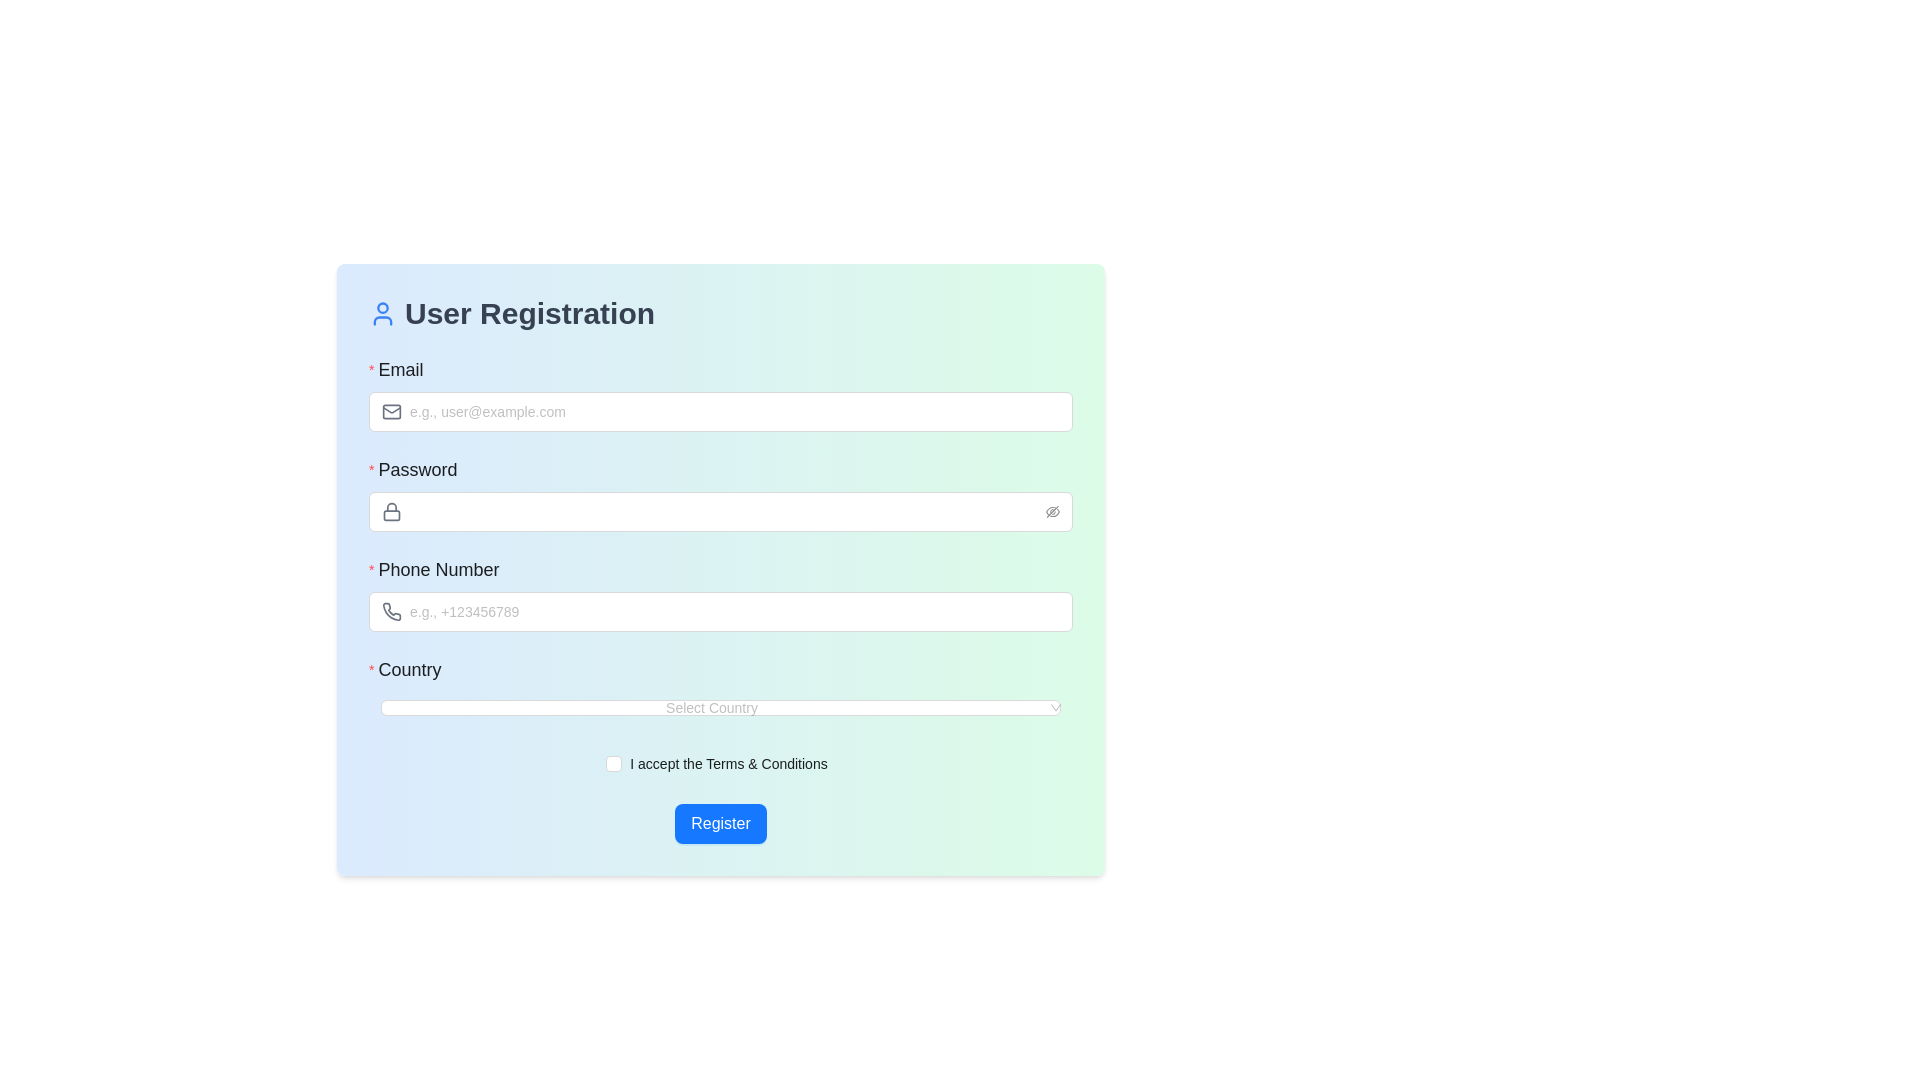 This screenshot has width=1920, height=1080. Describe the element at coordinates (720, 393) in the screenshot. I see `the 'Email' input field, which is the first input field in the form labeled 'Email', located below the 'User Registration' heading and above the 'Password' input field` at that location.